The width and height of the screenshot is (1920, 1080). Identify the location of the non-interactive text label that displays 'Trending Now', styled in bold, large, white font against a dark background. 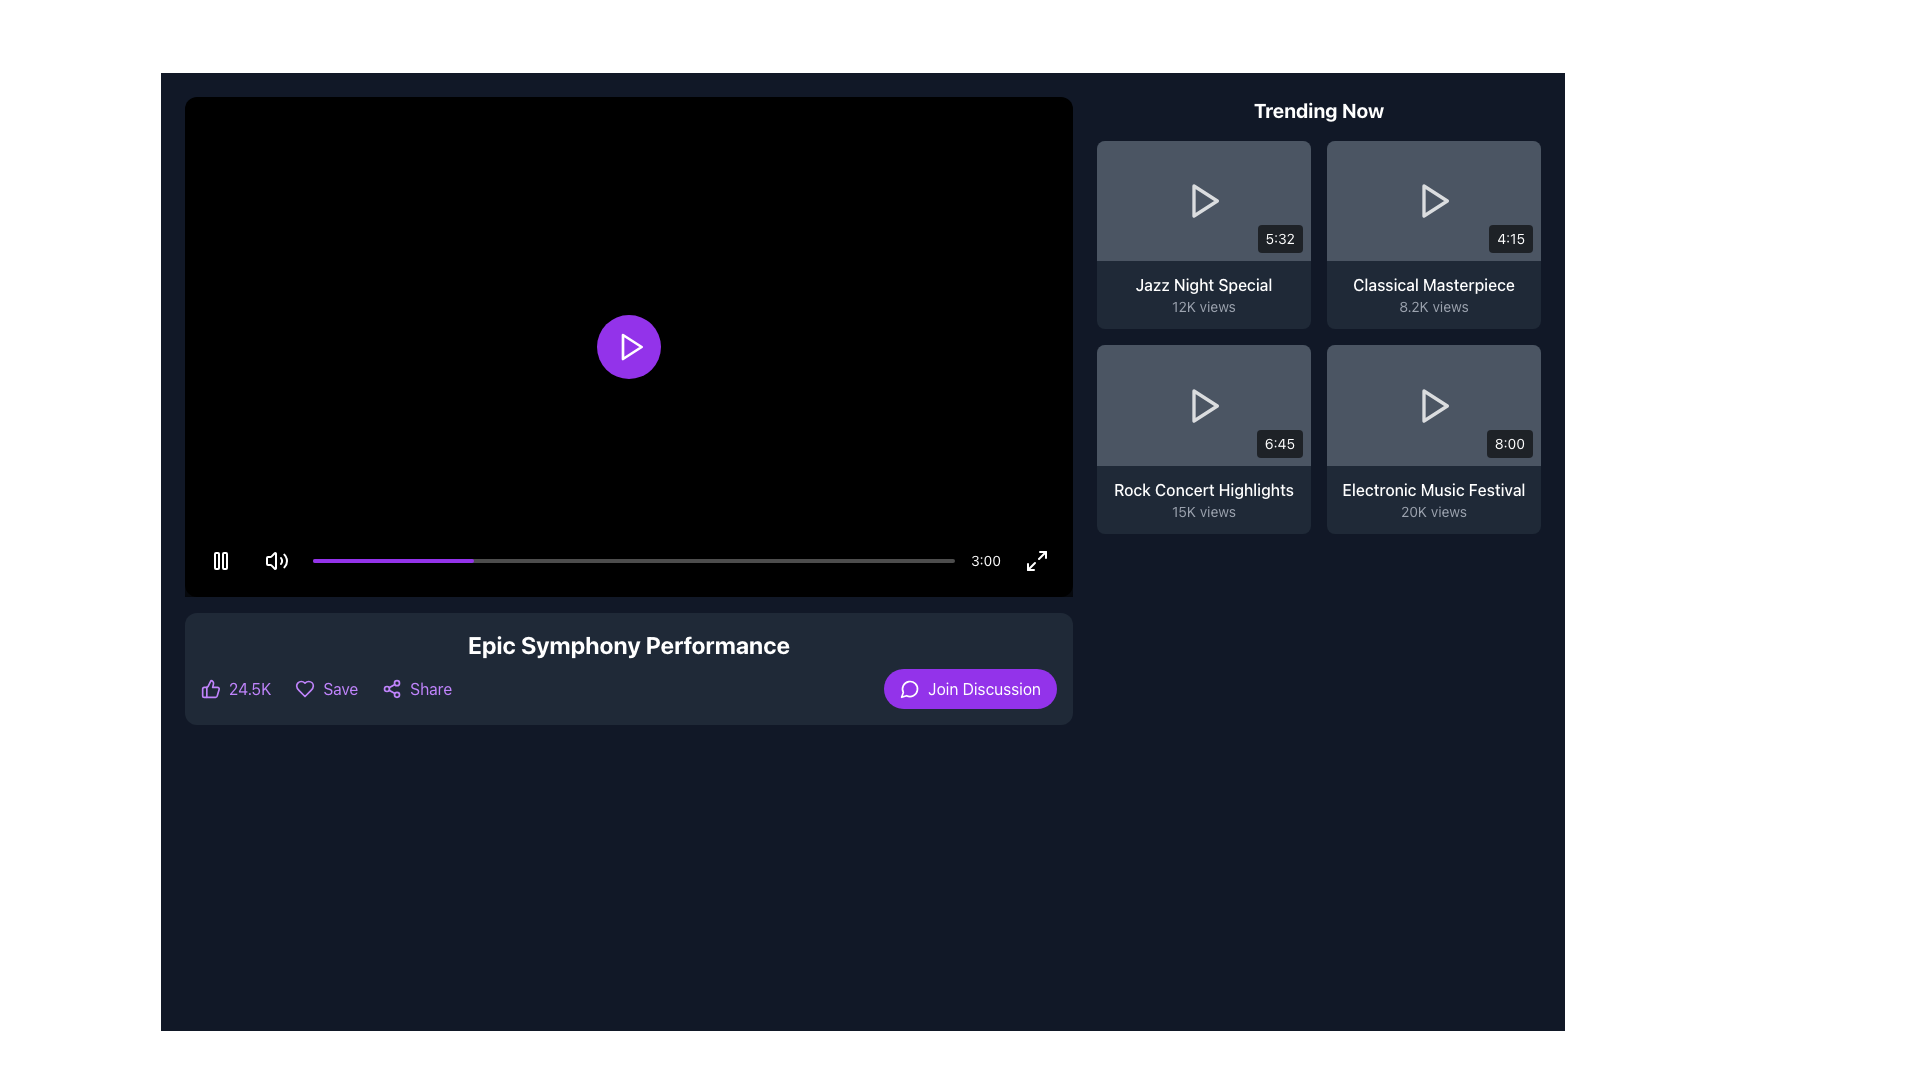
(1319, 111).